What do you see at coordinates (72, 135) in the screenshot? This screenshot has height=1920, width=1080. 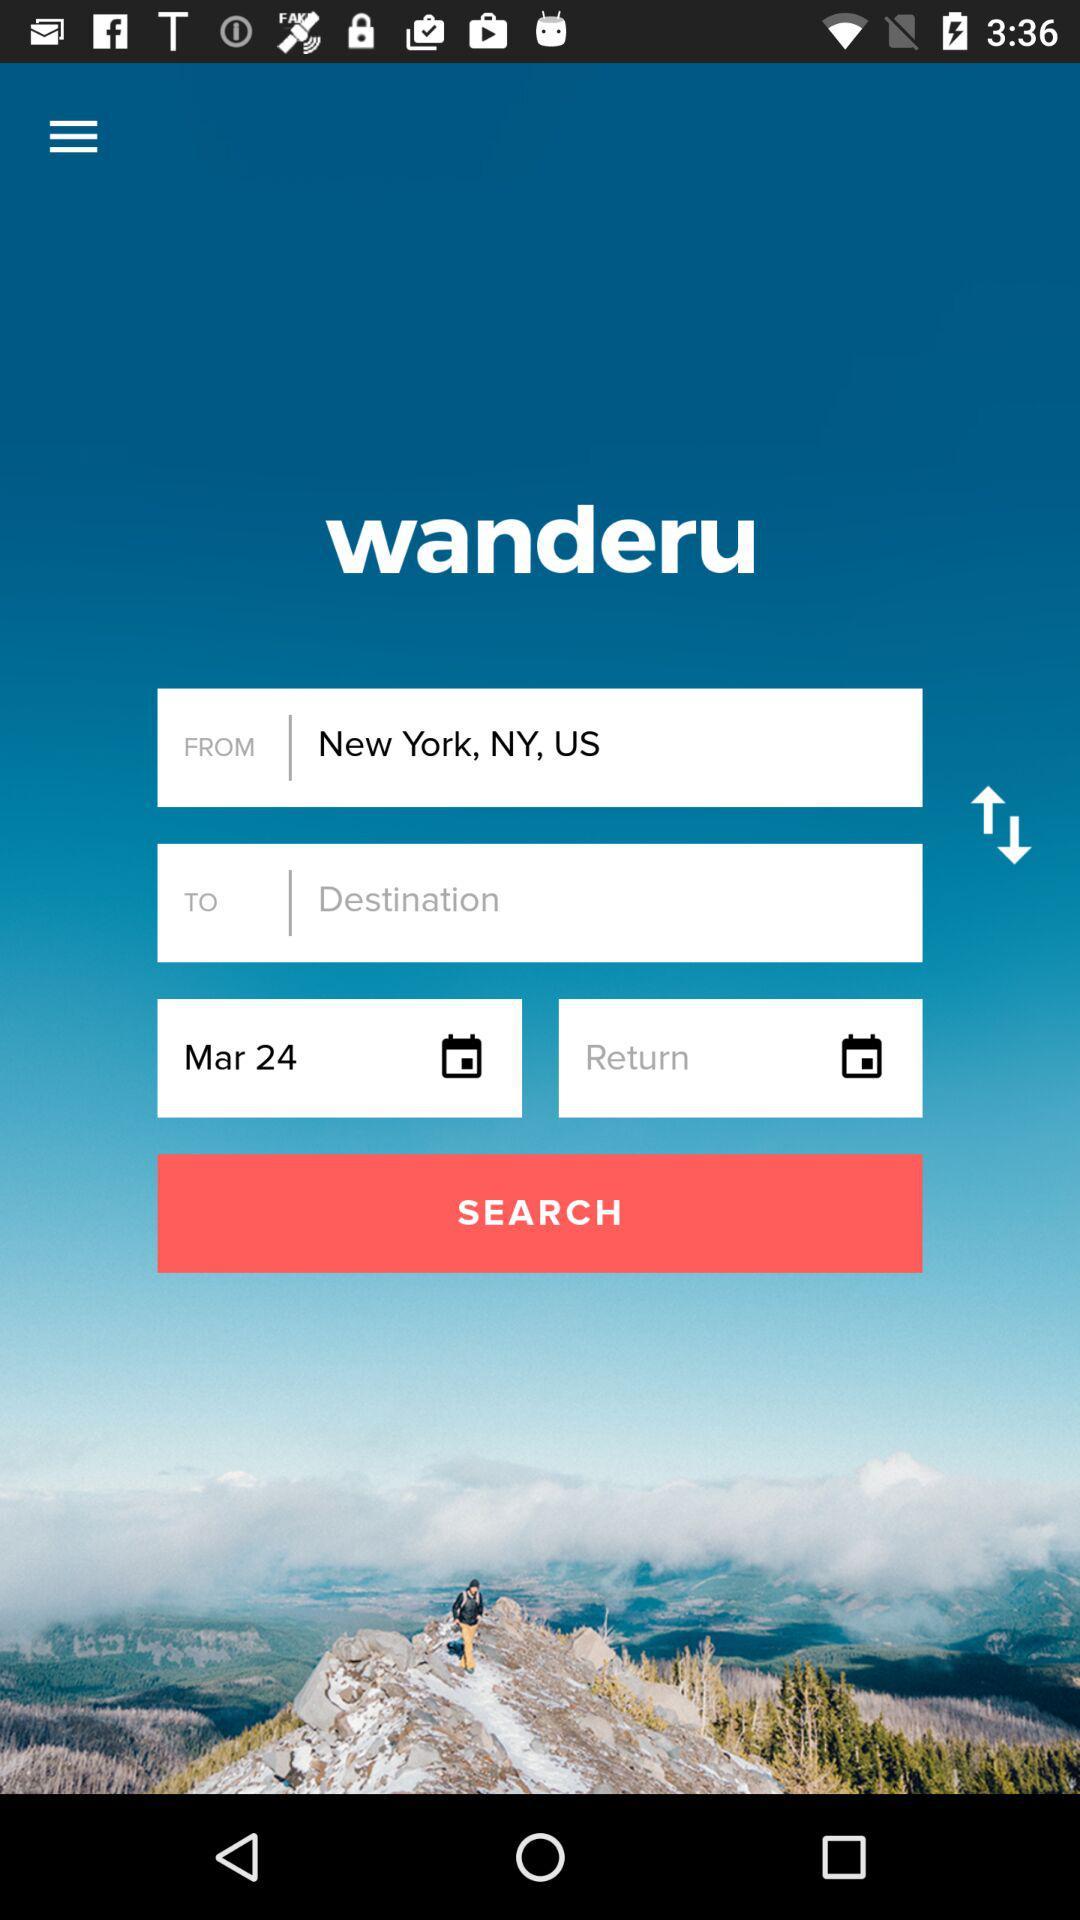 I see `open settings` at bounding box center [72, 135].